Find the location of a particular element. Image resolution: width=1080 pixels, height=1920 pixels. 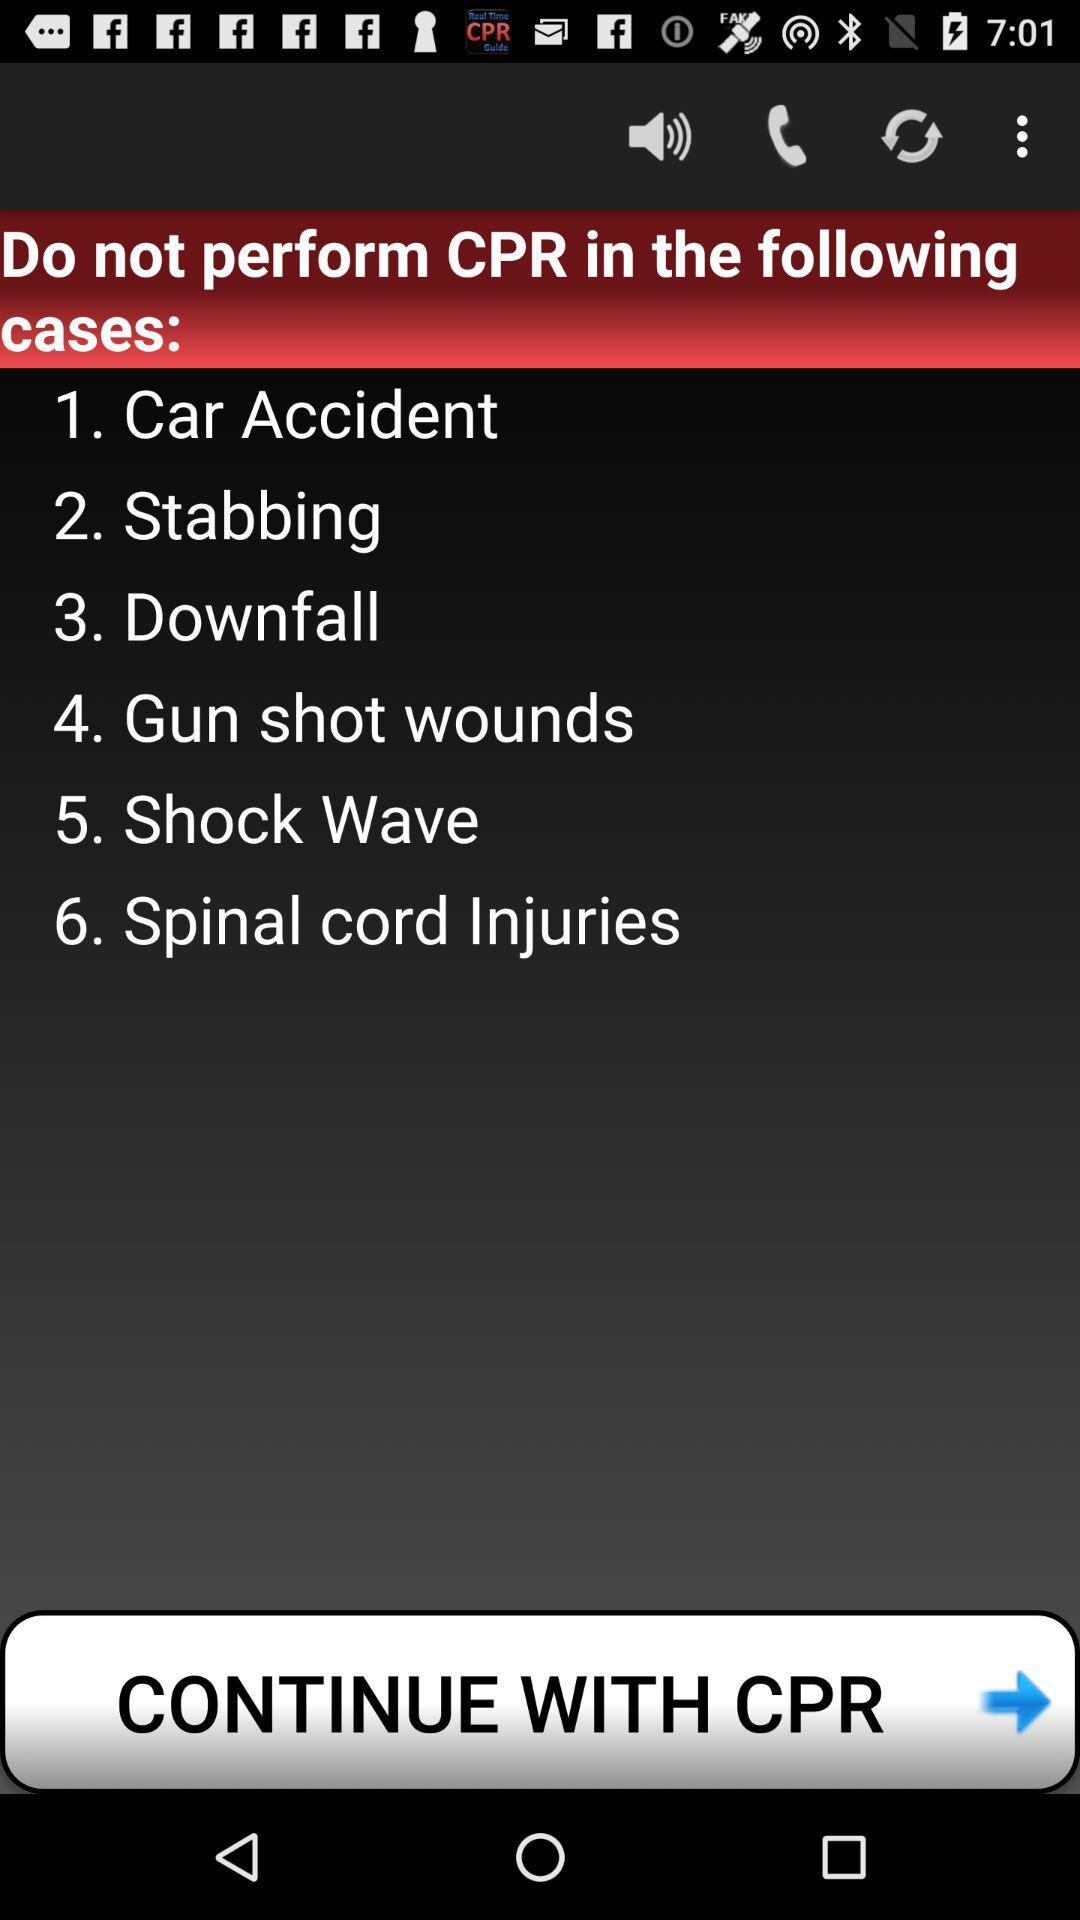

continue with cpr at the bottom is located at coordinates (540, 1701).